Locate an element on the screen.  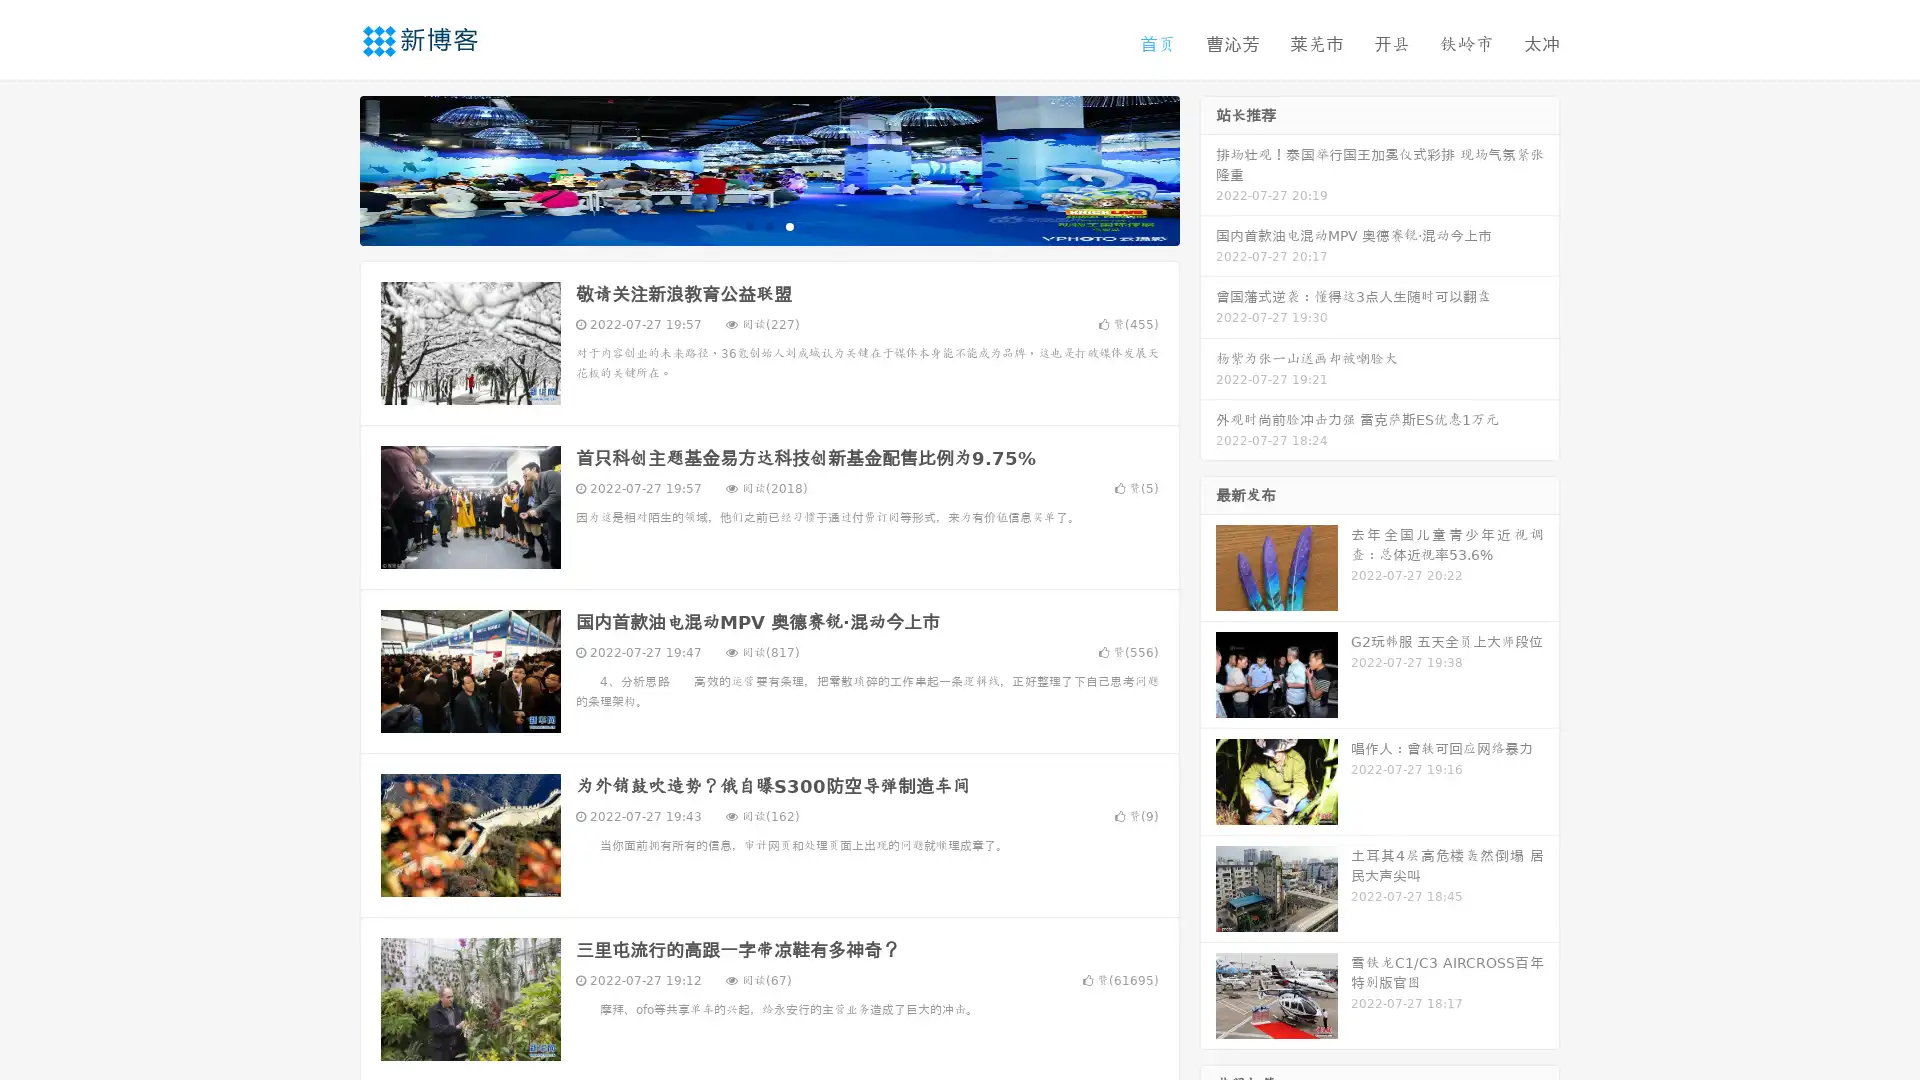
Go to slide 2 is located at coordinates (768, 225).